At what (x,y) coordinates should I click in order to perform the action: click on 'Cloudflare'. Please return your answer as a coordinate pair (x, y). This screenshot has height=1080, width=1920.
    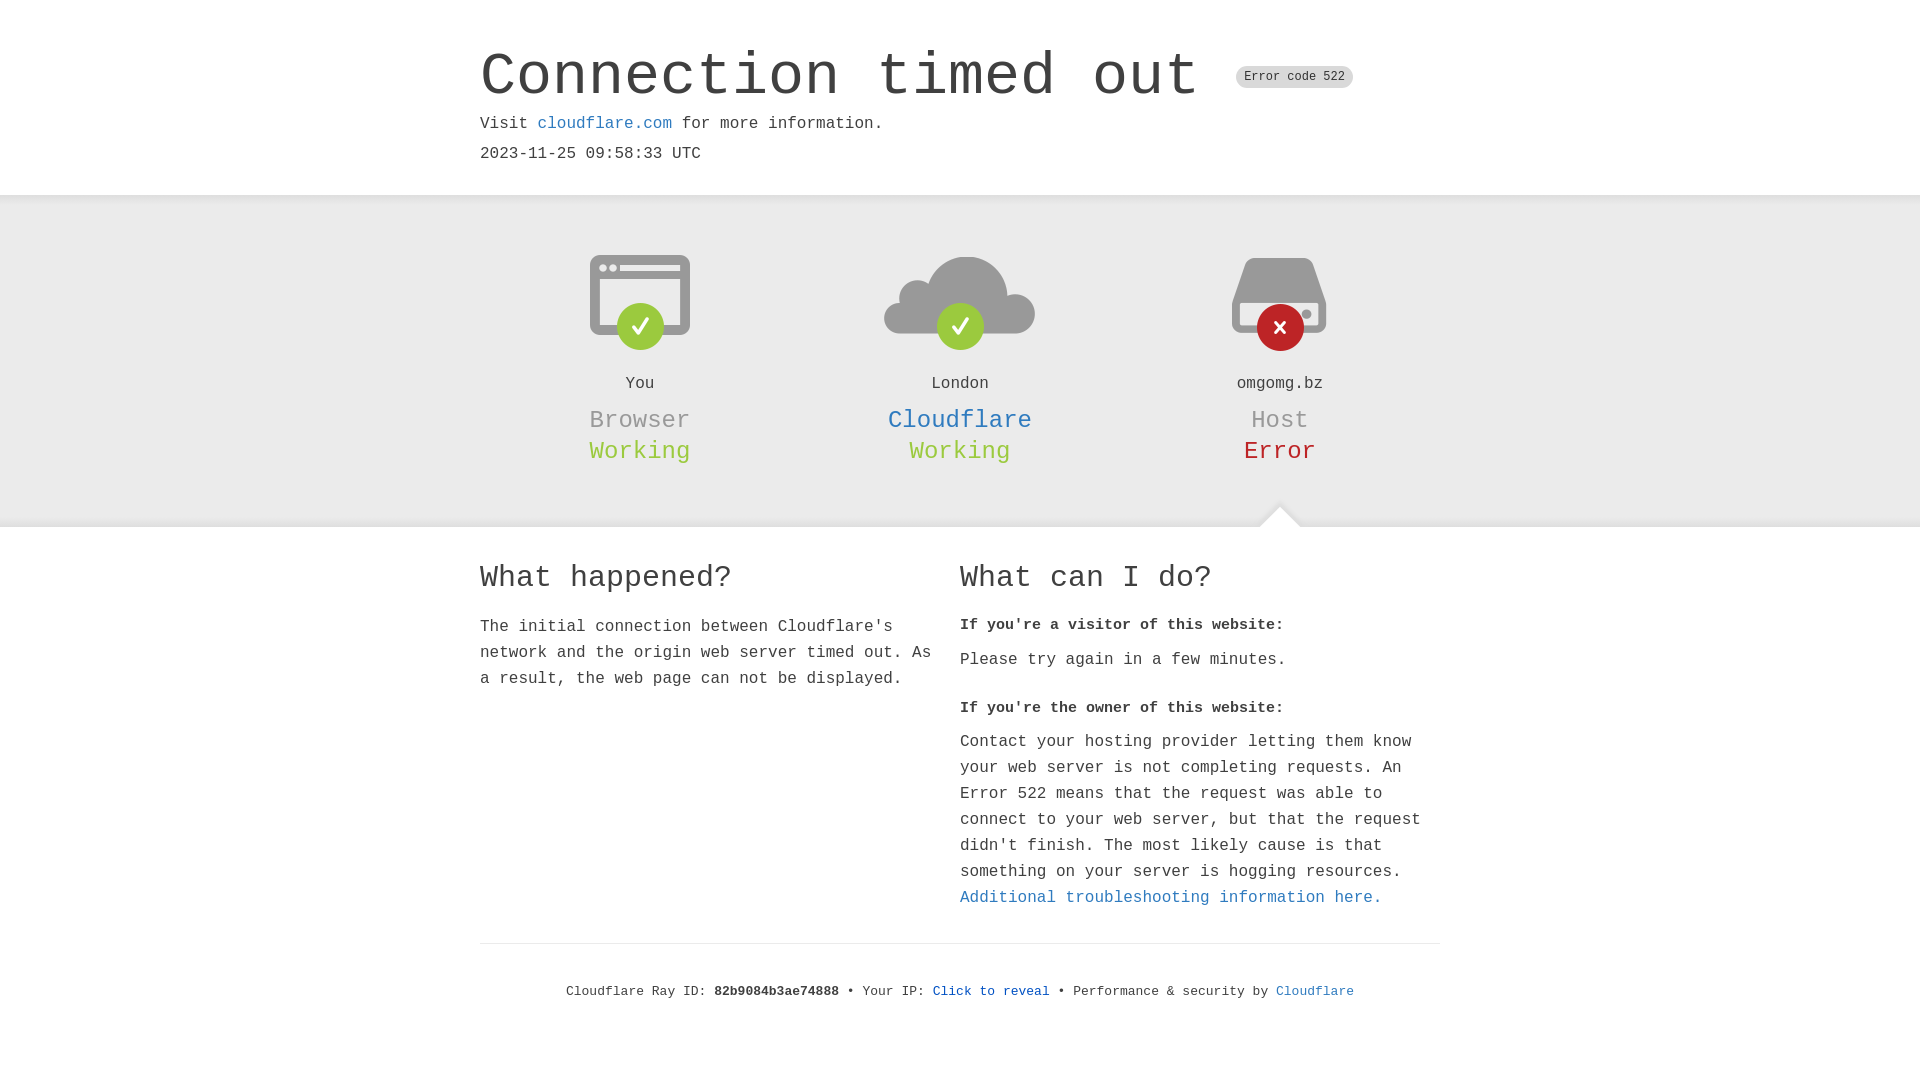
    Looking at the image, I should click on (1315, 991).